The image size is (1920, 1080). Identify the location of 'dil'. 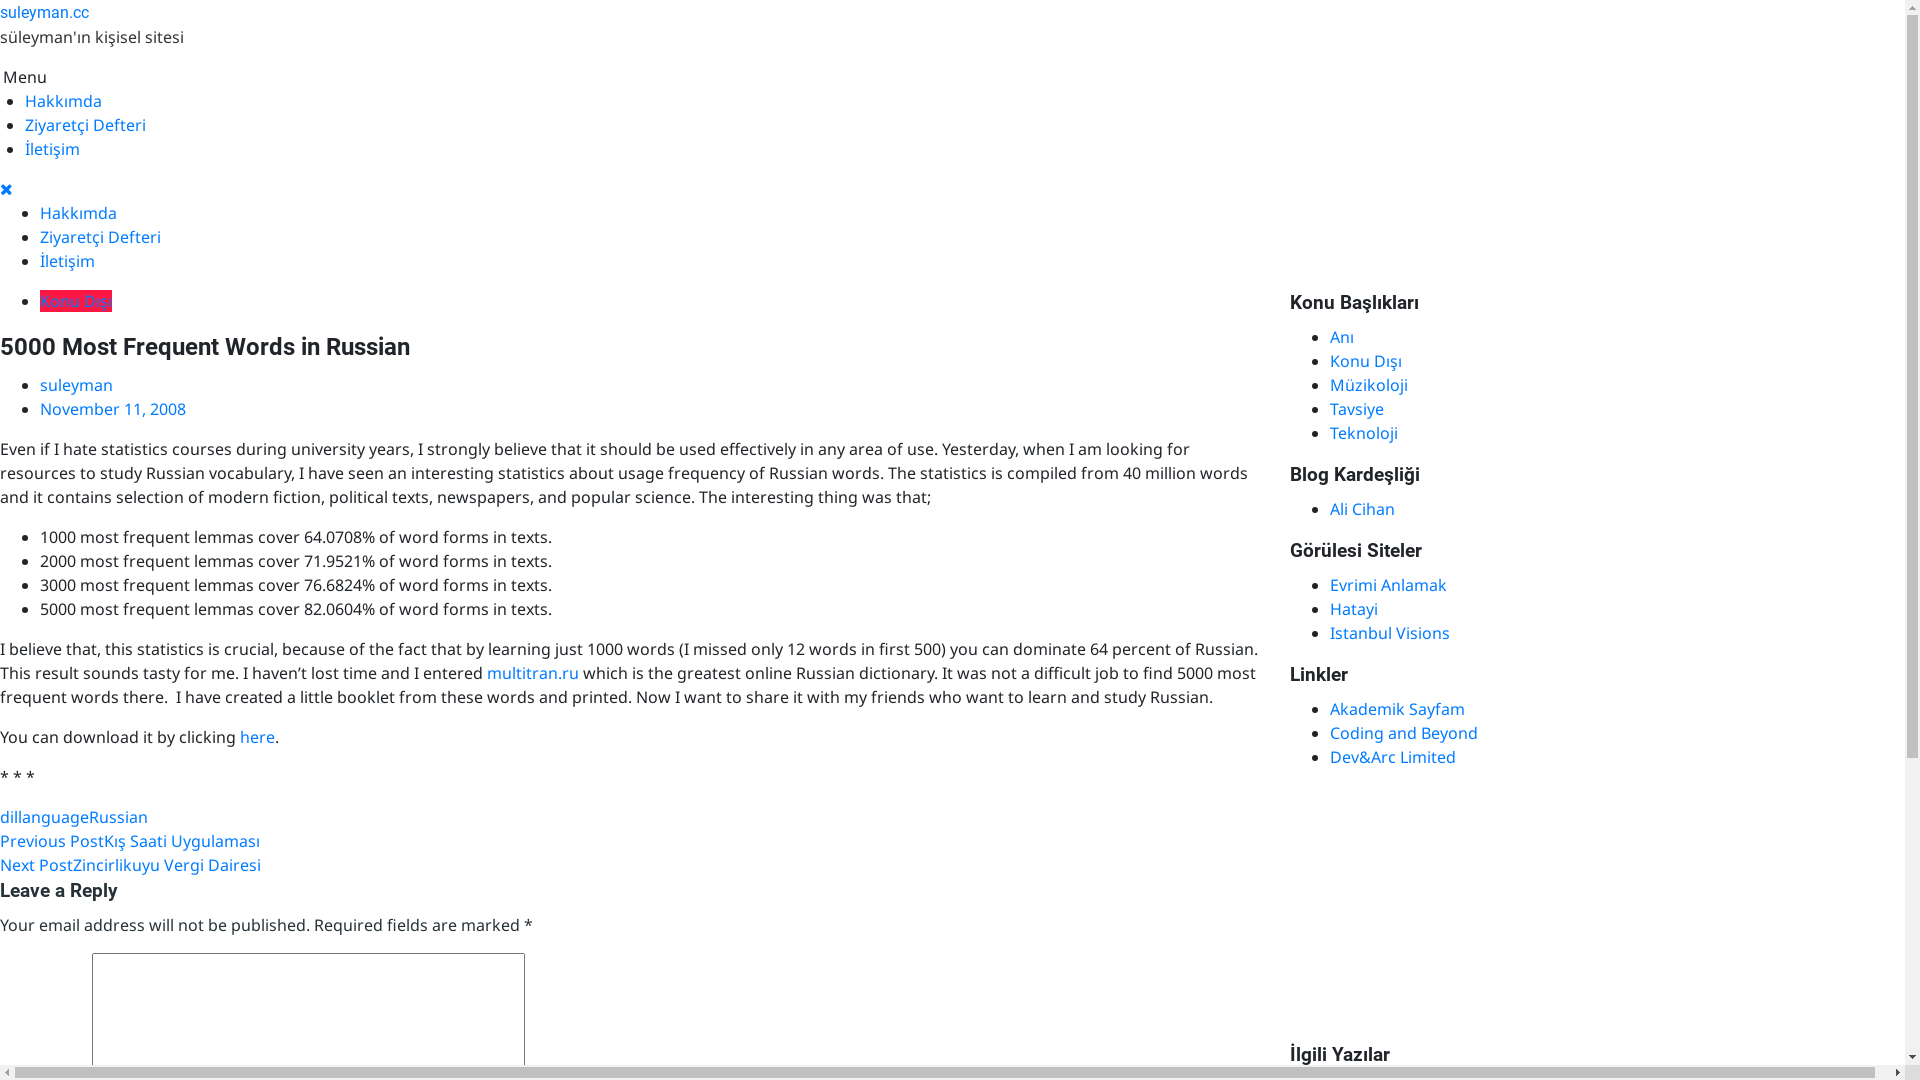
(9, 817).